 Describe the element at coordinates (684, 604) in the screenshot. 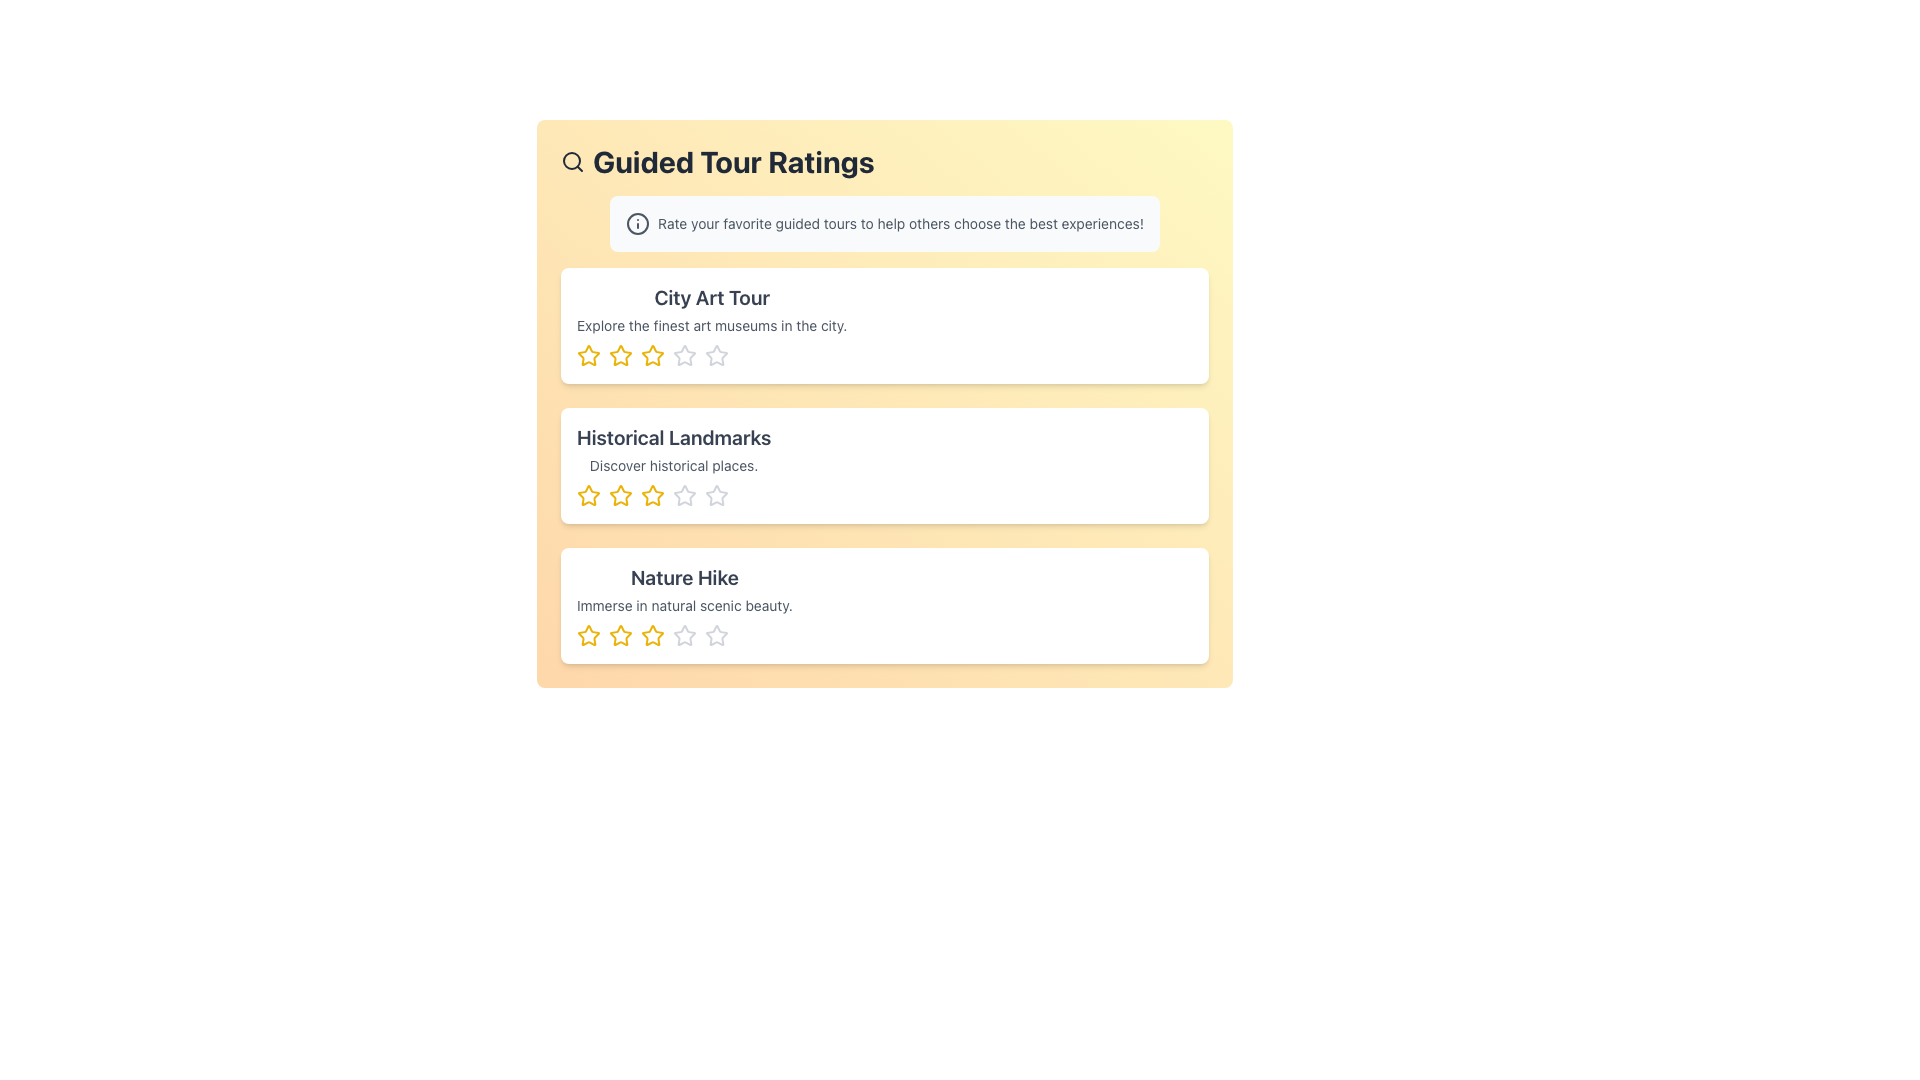

I see `the informational header and subtext text block for the 'Nature Hike' card, located in the center of the third card in the list` at that location.